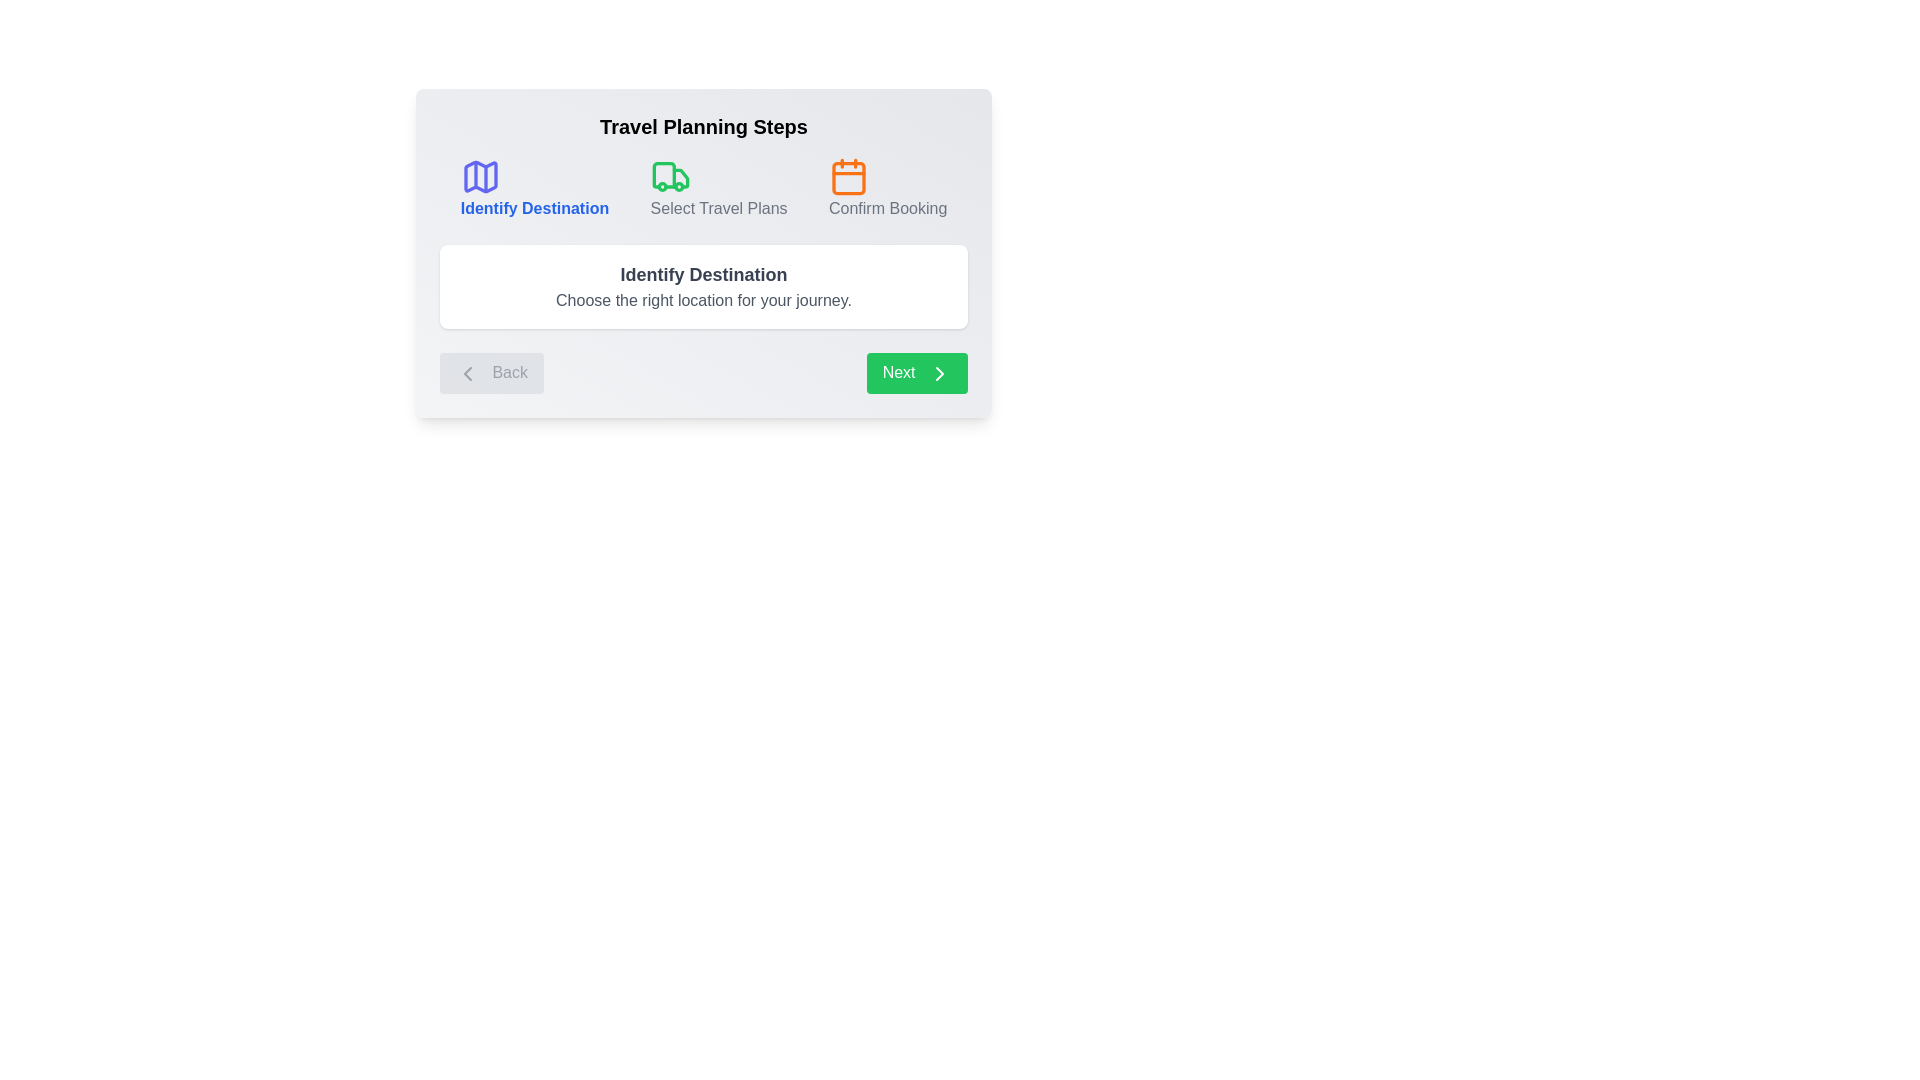 The height and width of the screenshot is (1080, 1920). I want to click on the orange rectangular decorative element within the calendar icon, located near the top right corner of the interface, which is part of the step indicators for a travel planning process, so click(849, 176).